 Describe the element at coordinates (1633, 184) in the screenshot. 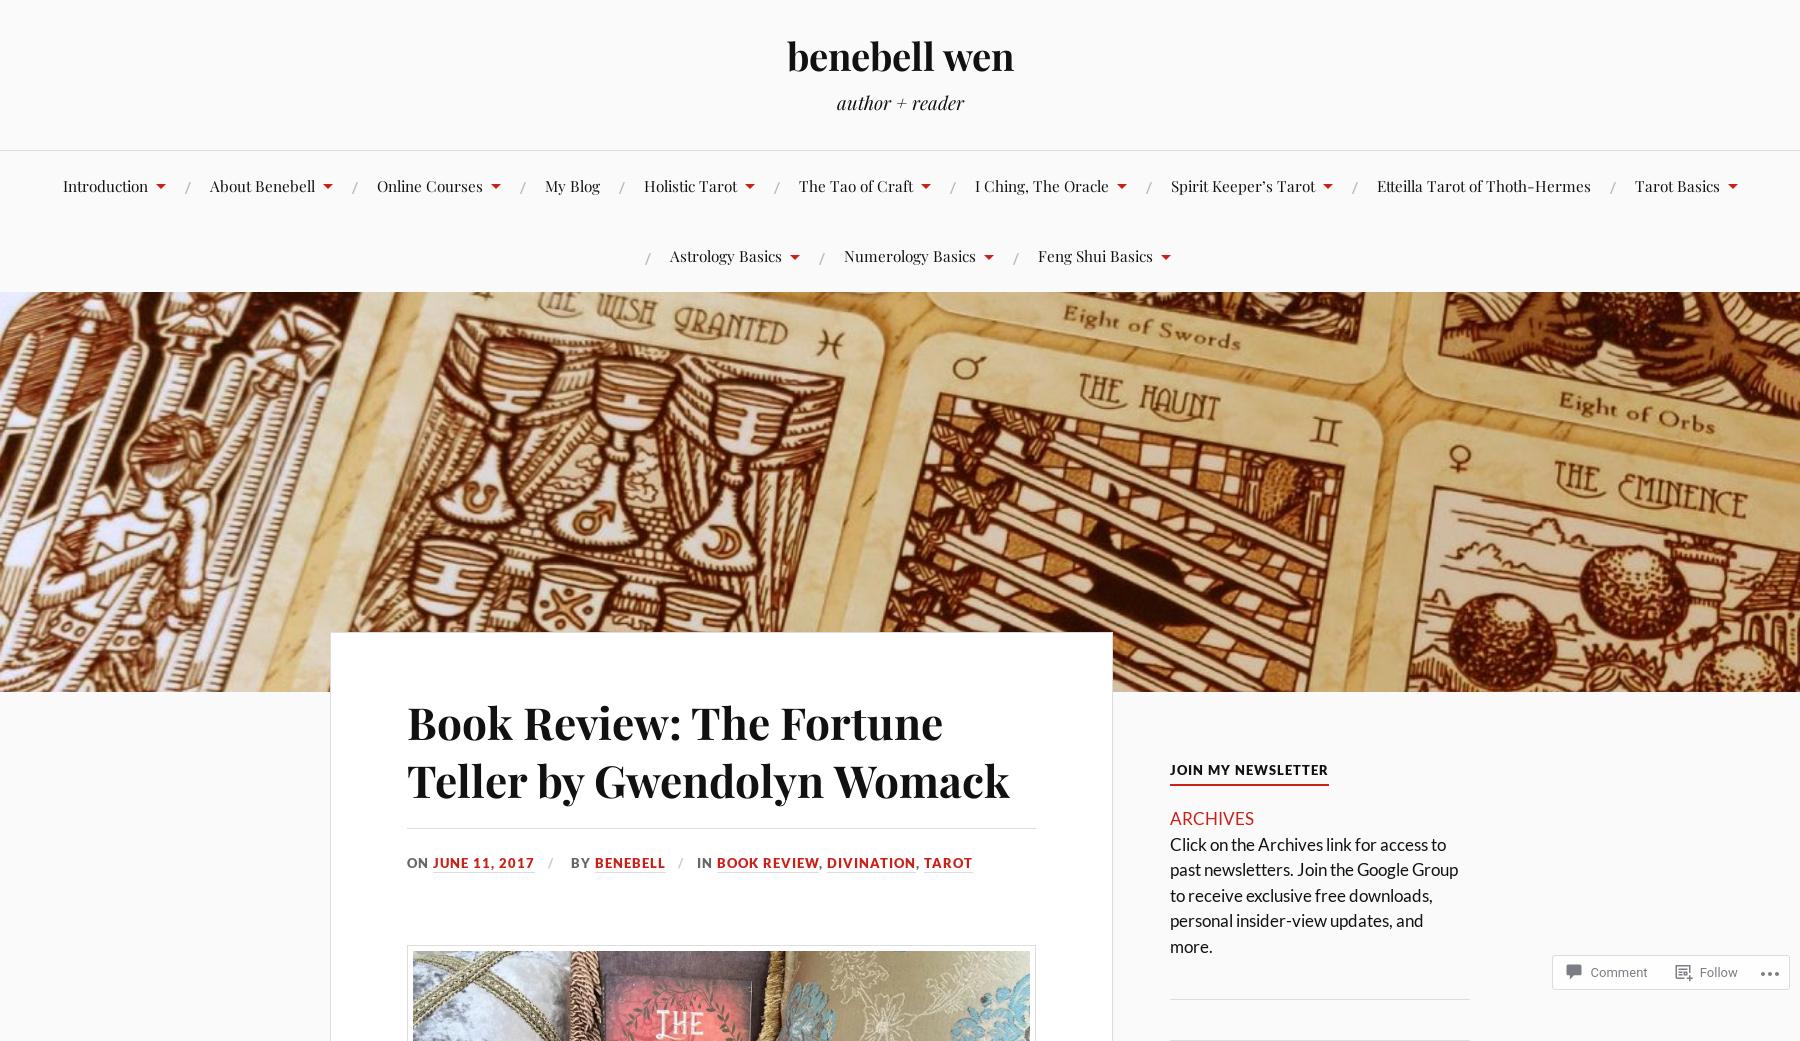

I see `'Tarot Basics'` at that location.